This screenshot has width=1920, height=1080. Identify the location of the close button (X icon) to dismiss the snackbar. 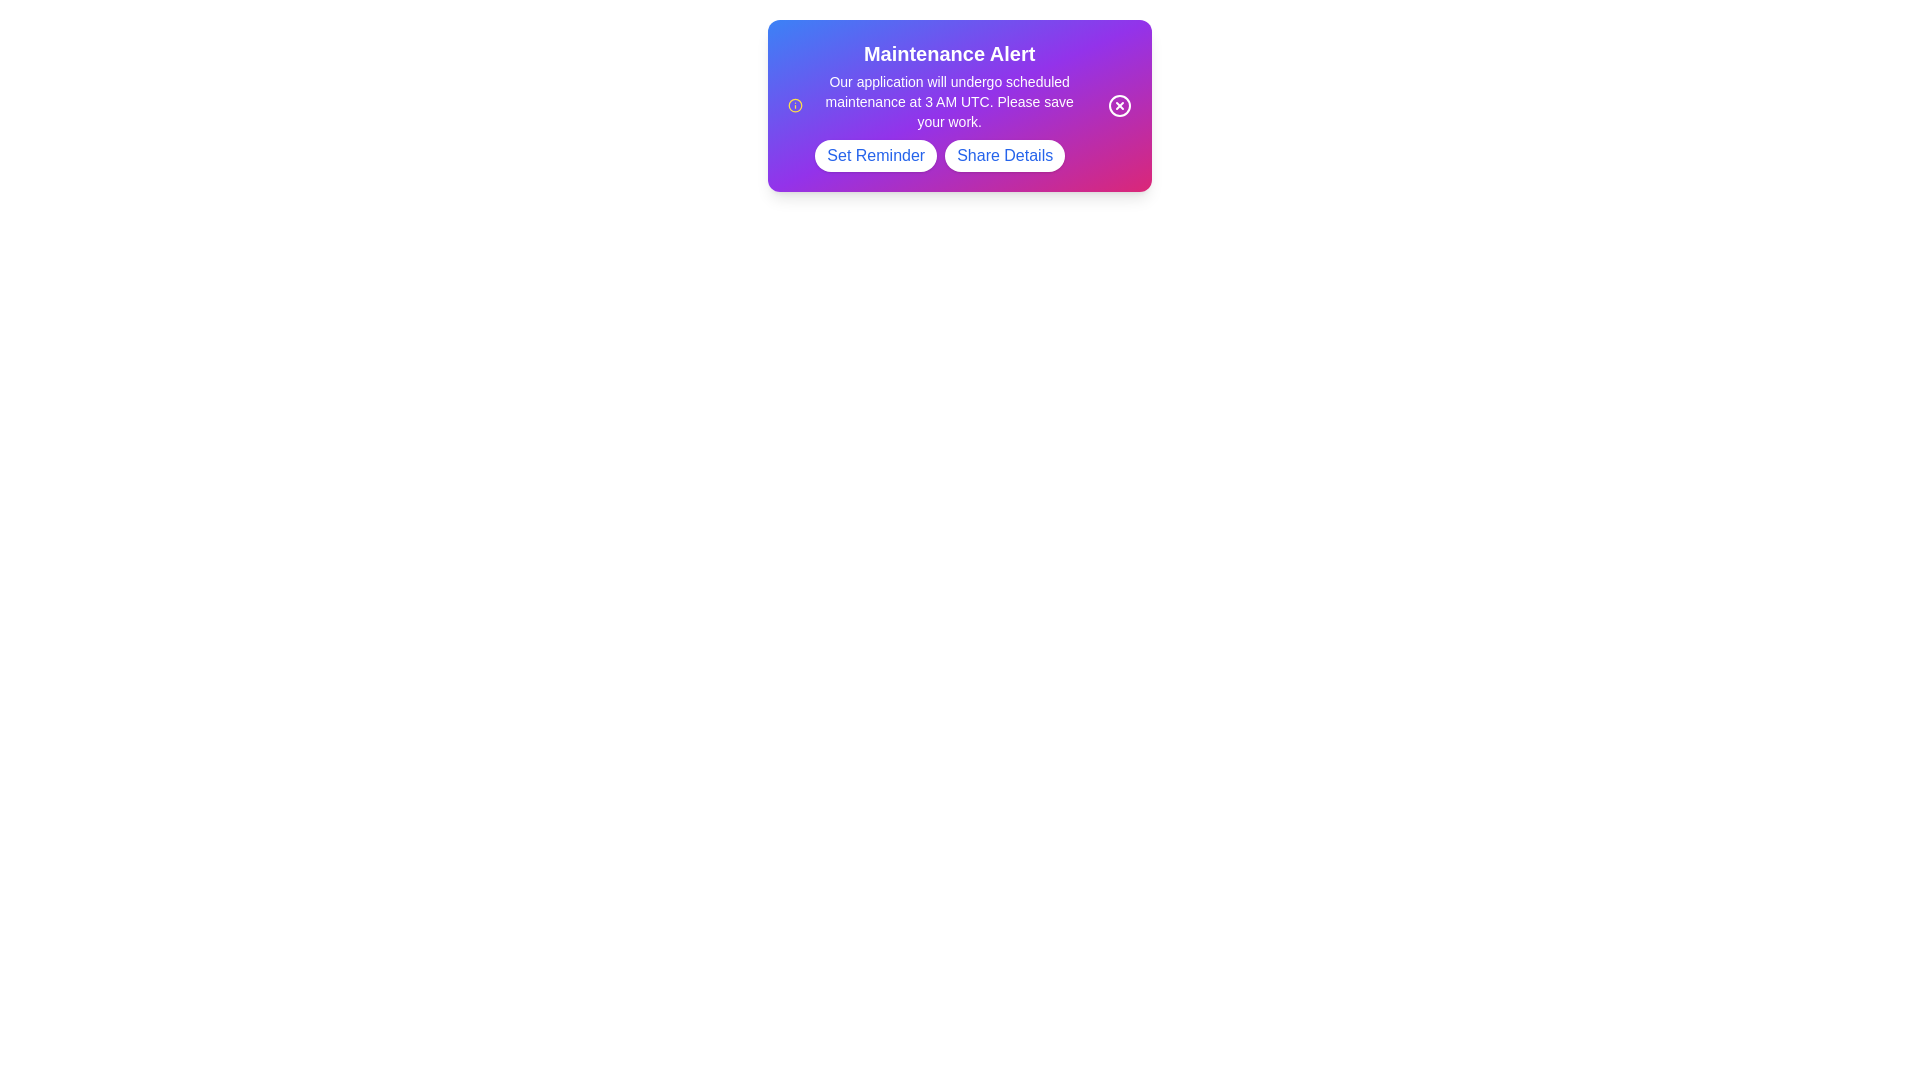
(1118, 105).